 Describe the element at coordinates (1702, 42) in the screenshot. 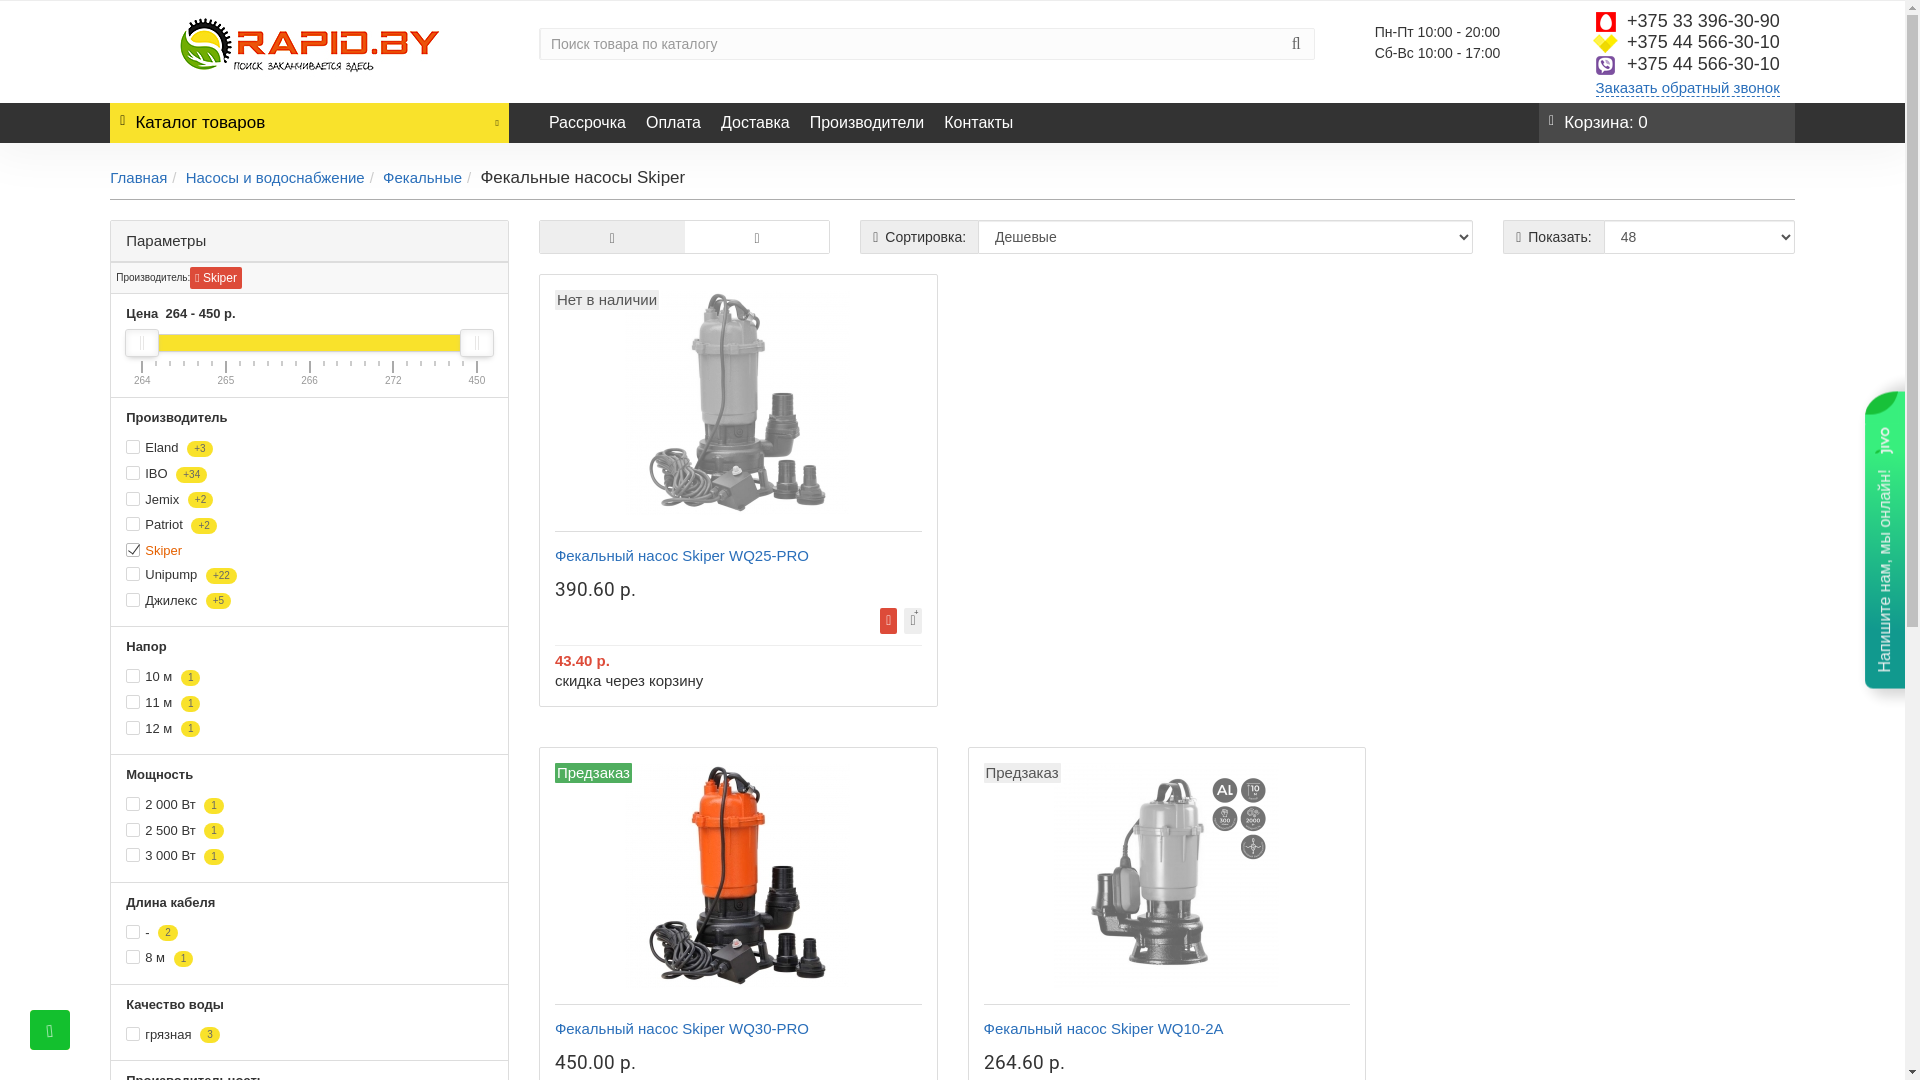

I see `'+375 44 566-30-10'` at that location.